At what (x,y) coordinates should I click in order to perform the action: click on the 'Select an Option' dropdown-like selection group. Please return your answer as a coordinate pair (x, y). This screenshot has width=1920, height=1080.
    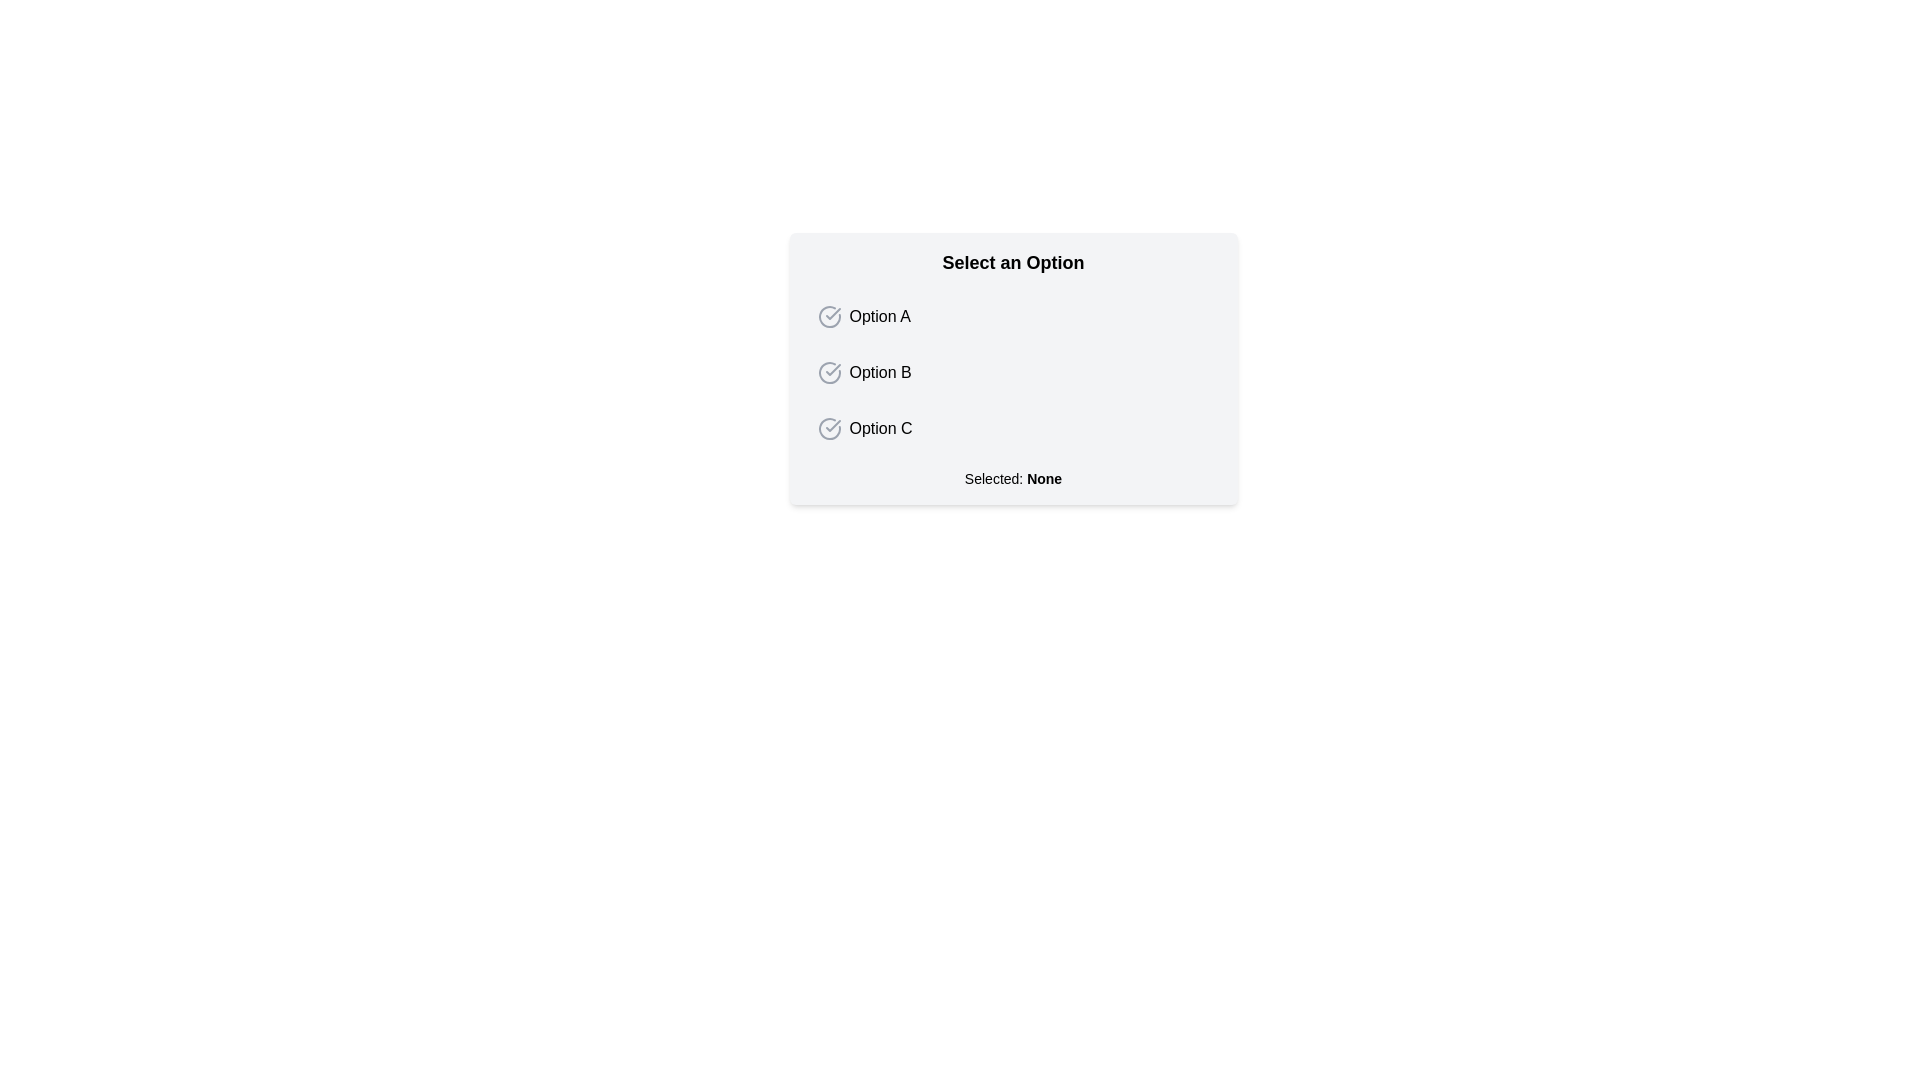
    Looking at the image, I should click on (1013, 369).